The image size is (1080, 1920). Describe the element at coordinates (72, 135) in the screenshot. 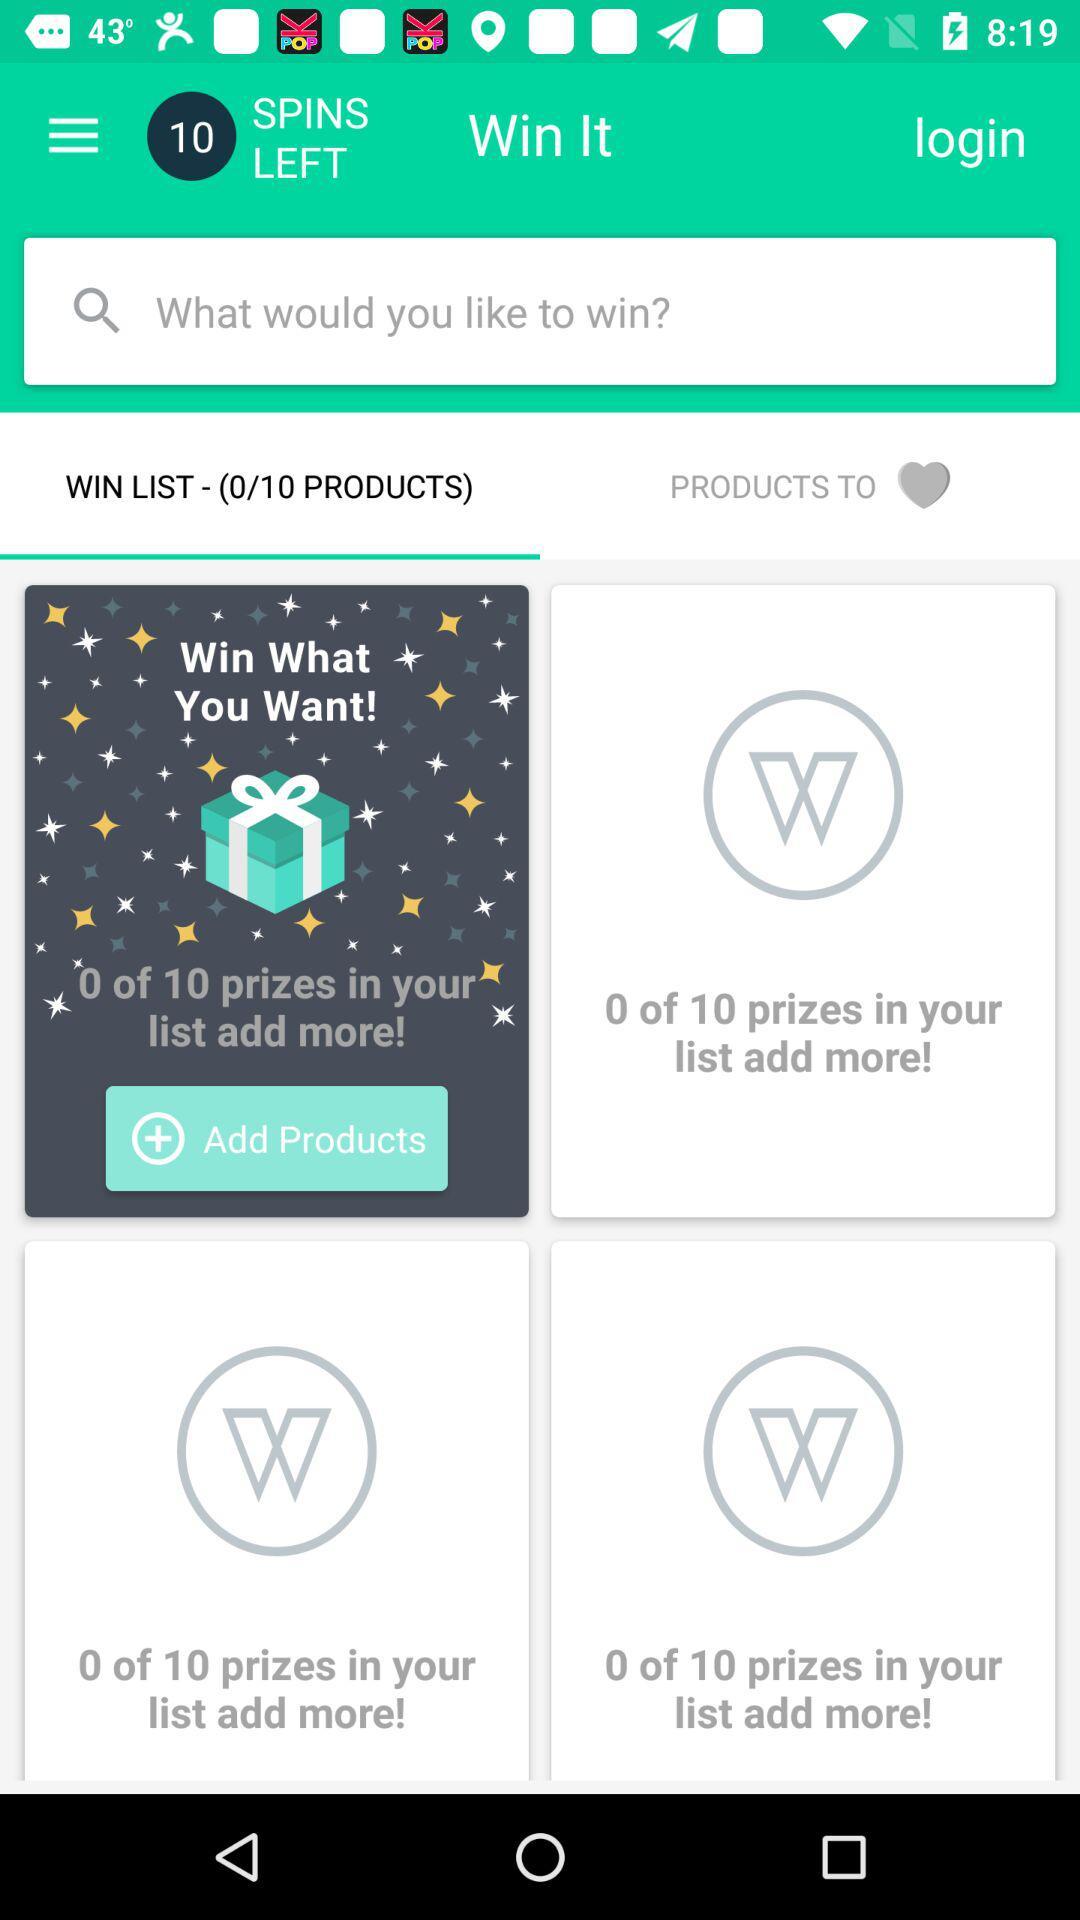

I see `item next to 10 item` at that location.